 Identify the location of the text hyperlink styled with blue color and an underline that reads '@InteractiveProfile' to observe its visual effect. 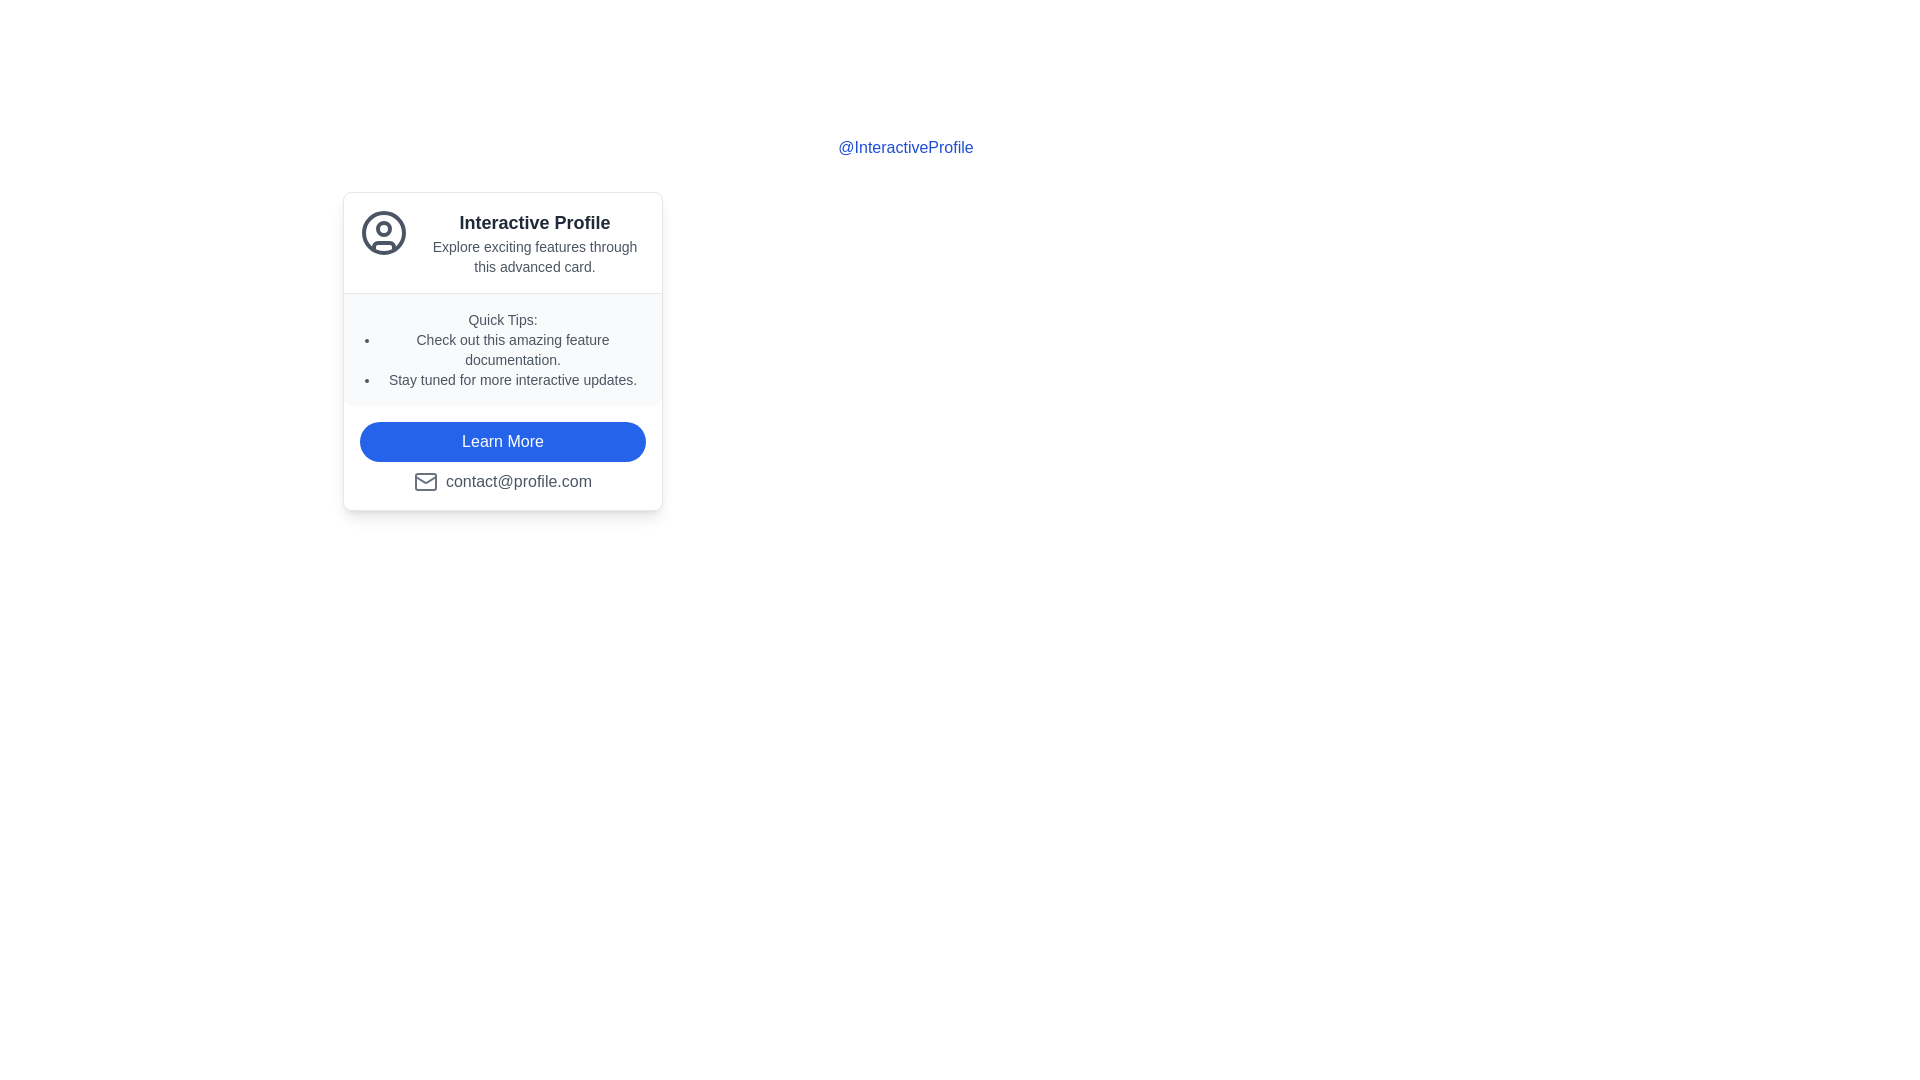
(905, 146).